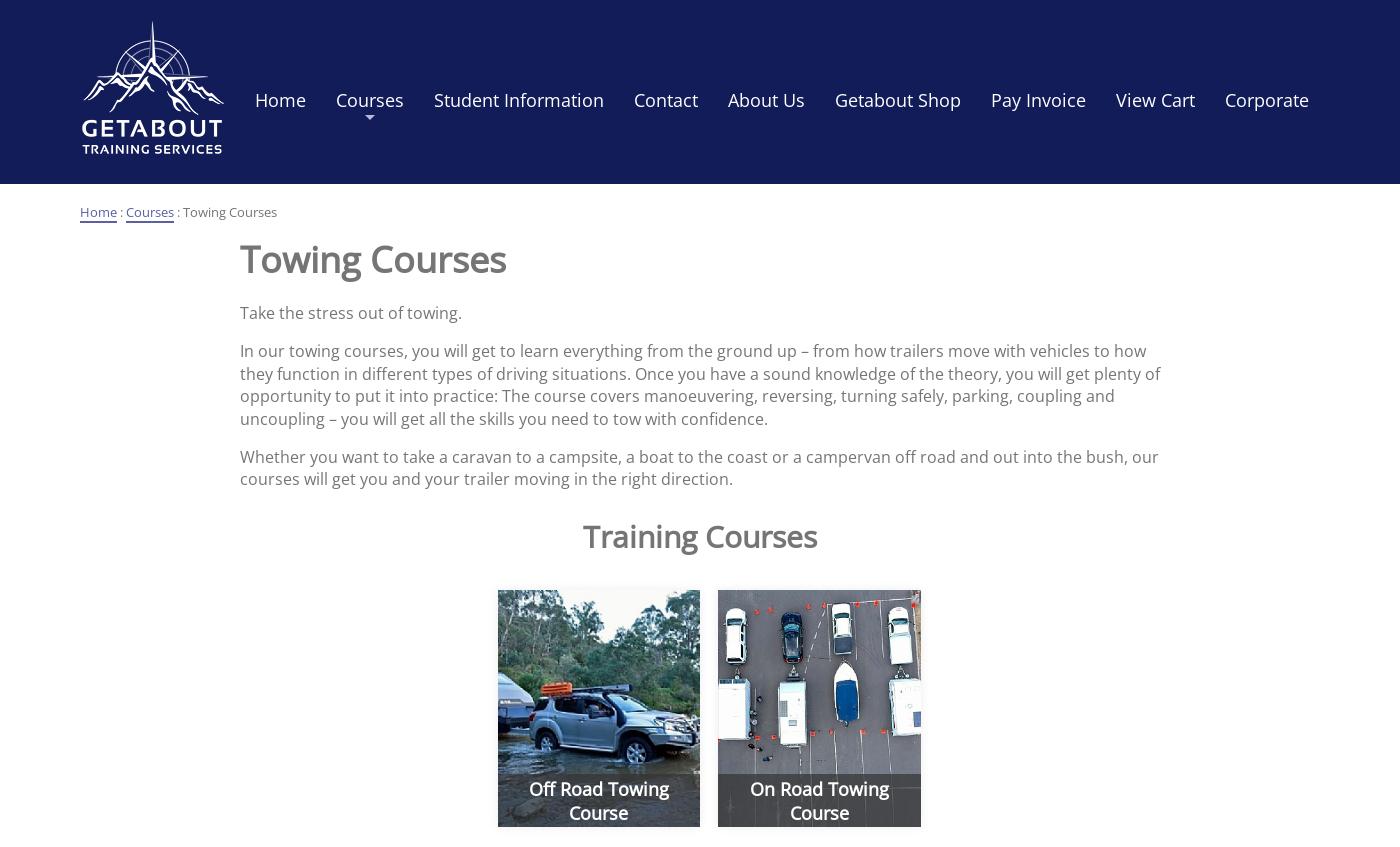  I want to click on 'Whether you want to take a caravan to a campsite, a boat to the coast or a campervan off road and out into the bush, our courses will get you and your trailer moving in the right direction.', so click(239, 467).